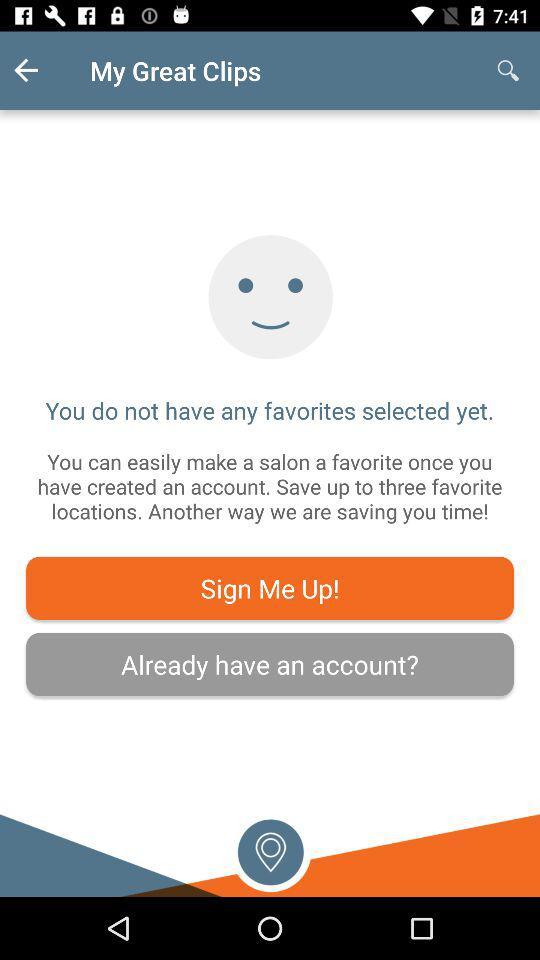 The image size is (540, 960). I want to click on the item above the you do not, so click(42, 70).